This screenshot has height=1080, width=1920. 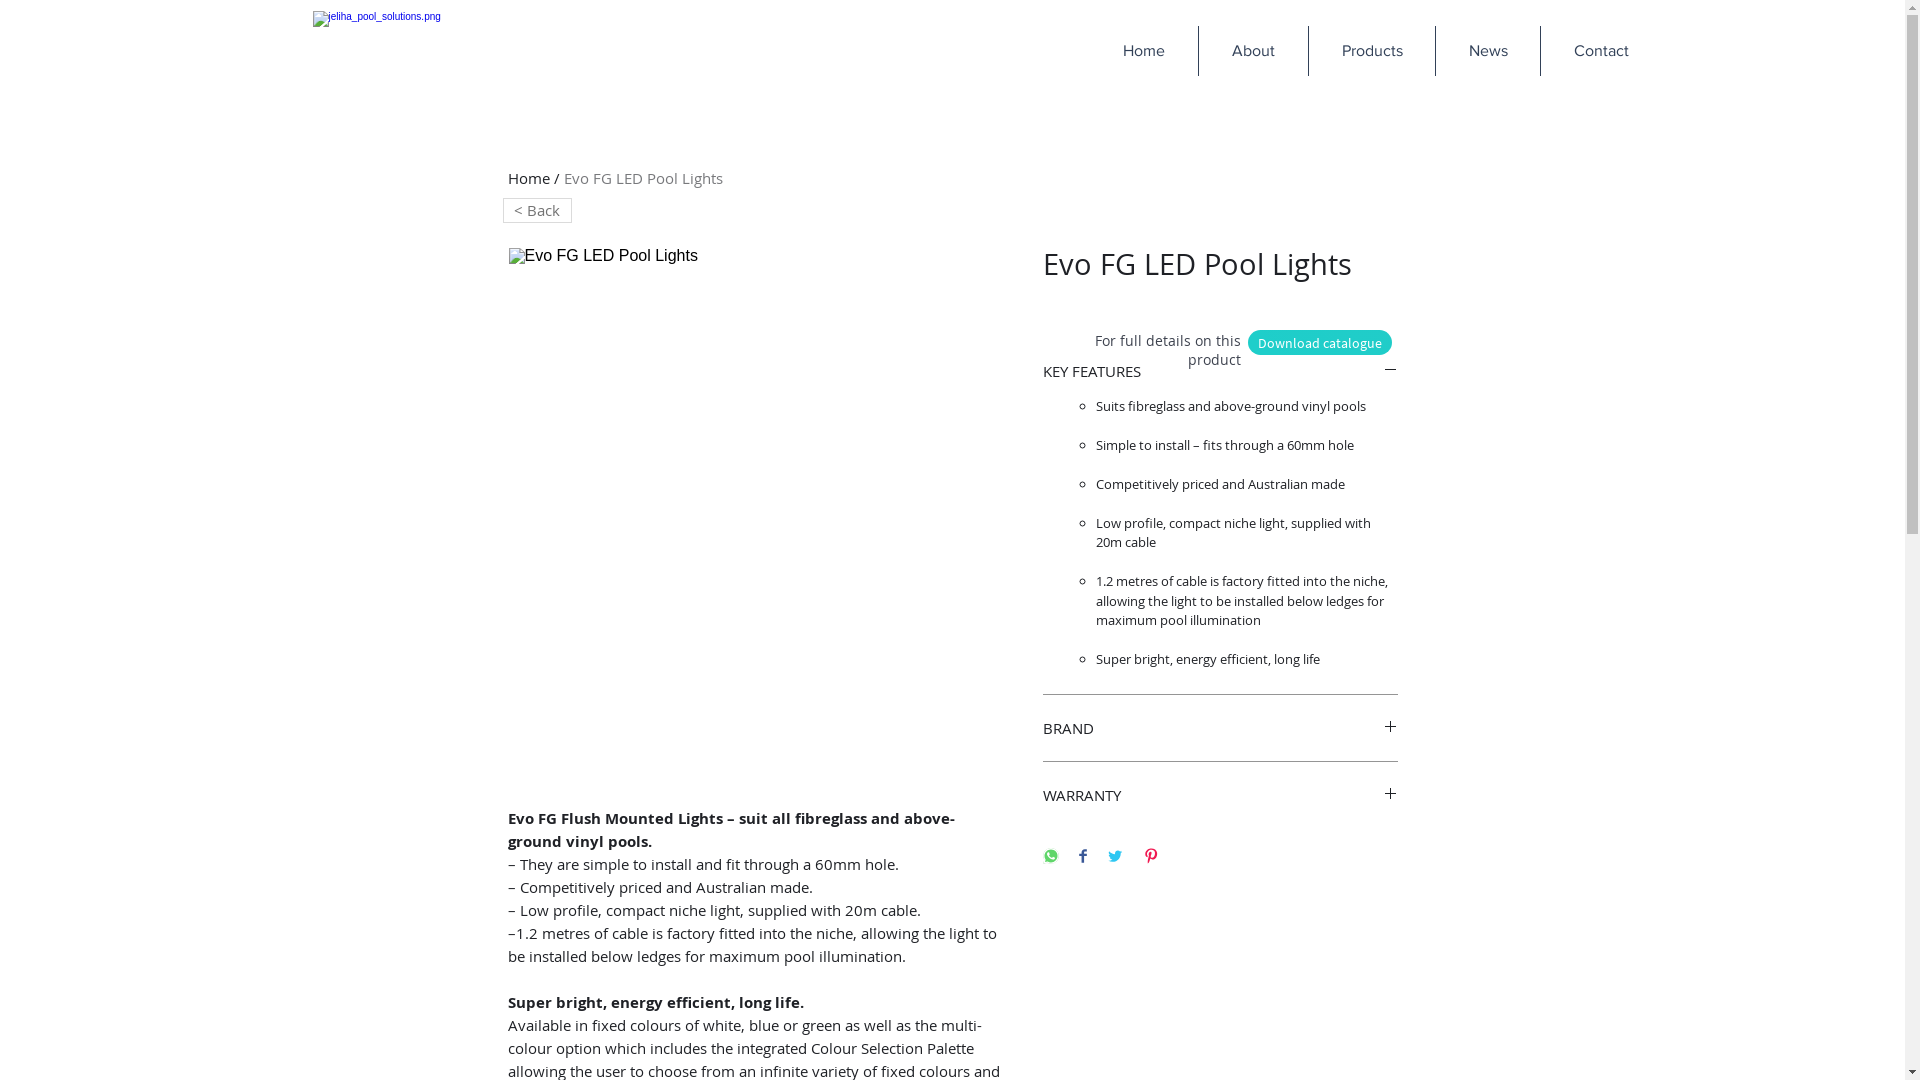 I want to click on 'KEY FEATURES', so click(x=1218, y=370).